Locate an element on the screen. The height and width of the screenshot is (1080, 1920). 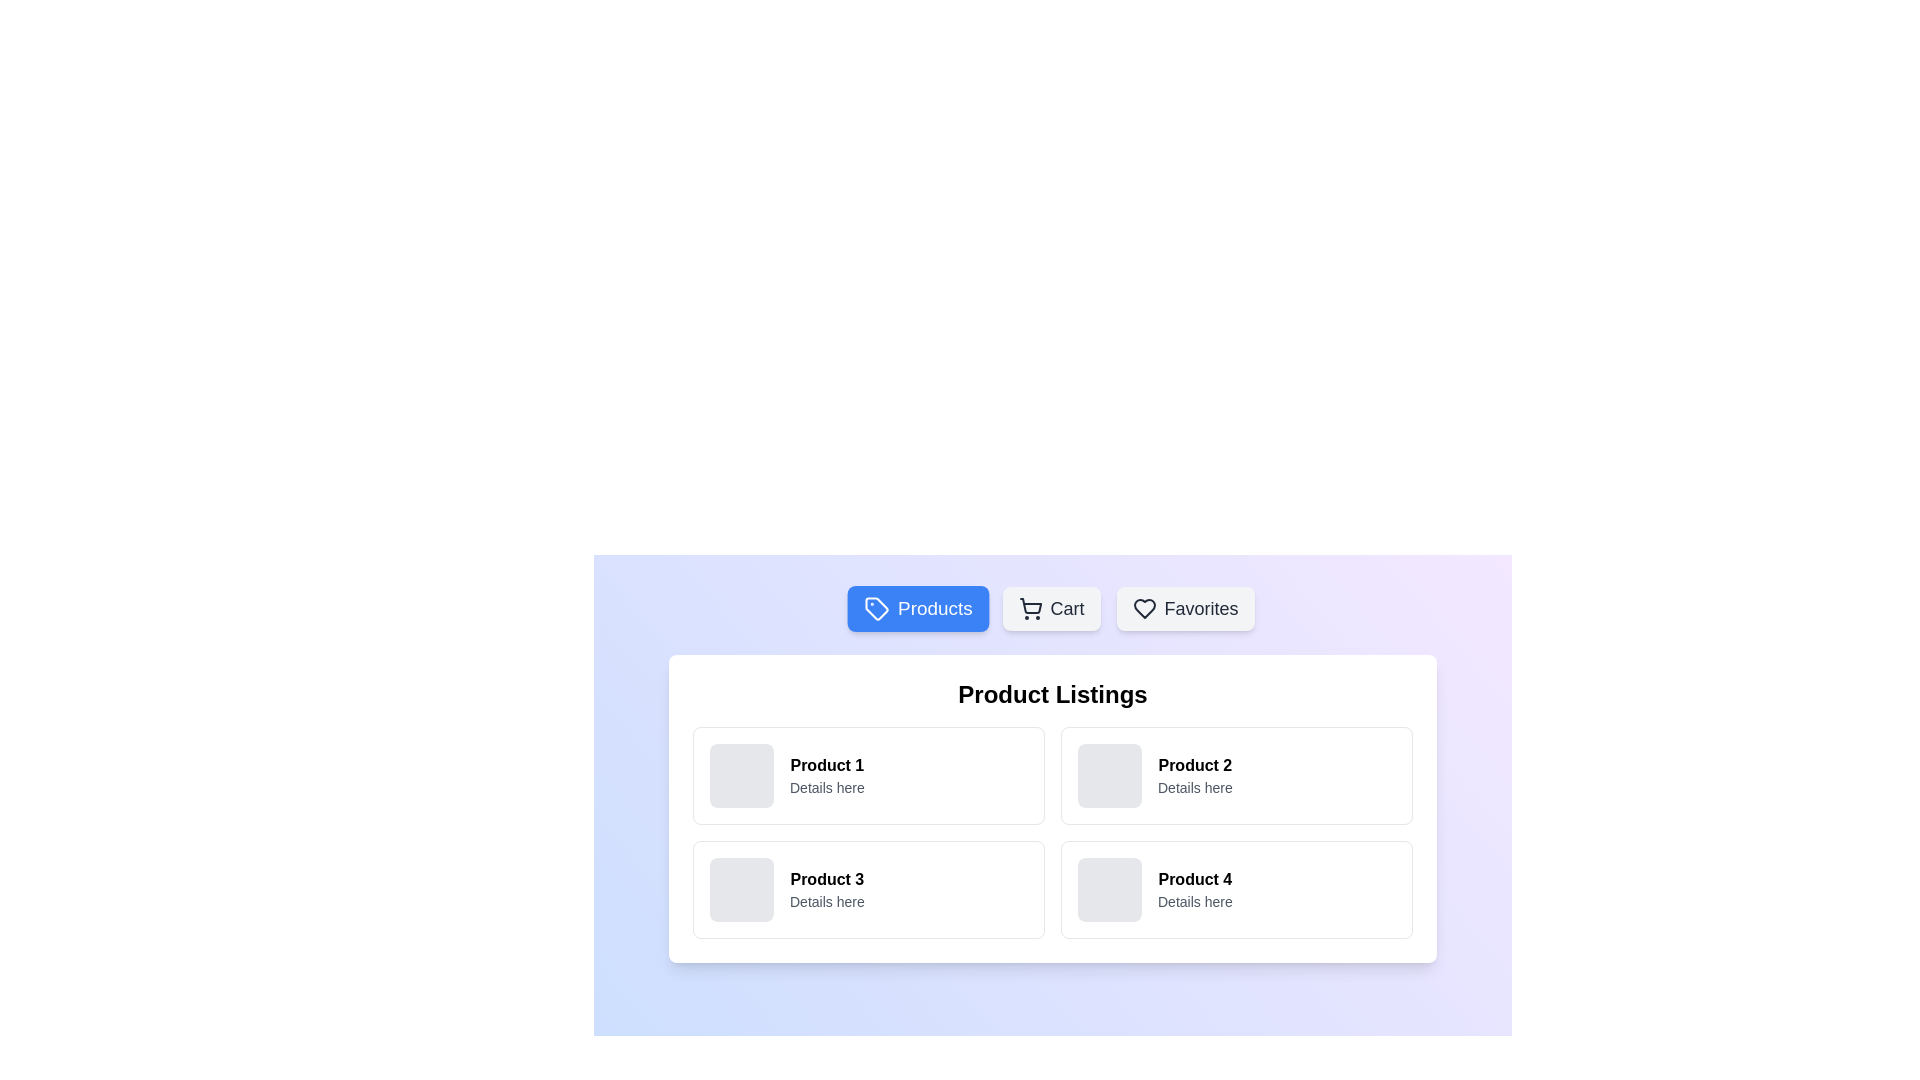
the static text label 'Product Listings' which is prominently displayed in bold and large font at the top of the product section is located at coordinates (1051, 693).